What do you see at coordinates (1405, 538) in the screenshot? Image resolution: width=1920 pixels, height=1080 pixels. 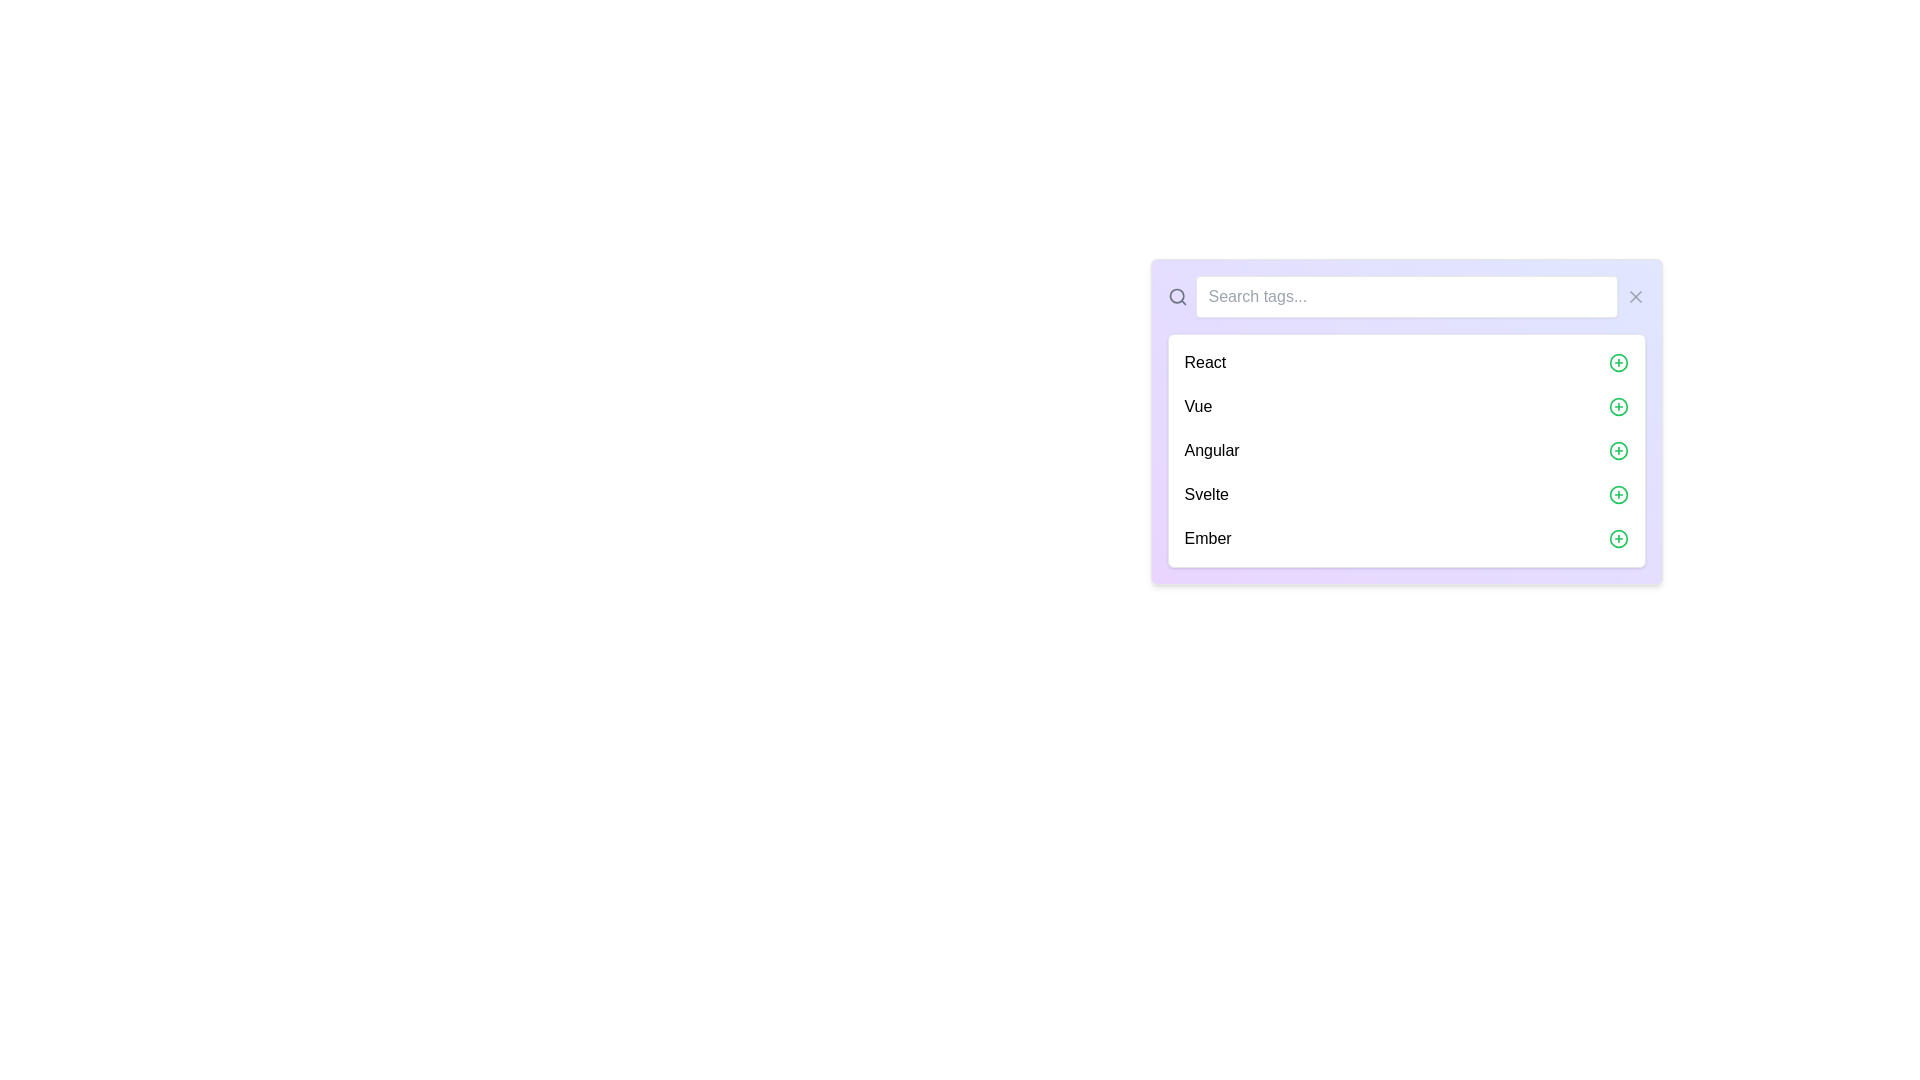 I see `the fifth selectable item in the dropdown menu, which represents the 'Ember' option` at bounding box center [1405, 538].